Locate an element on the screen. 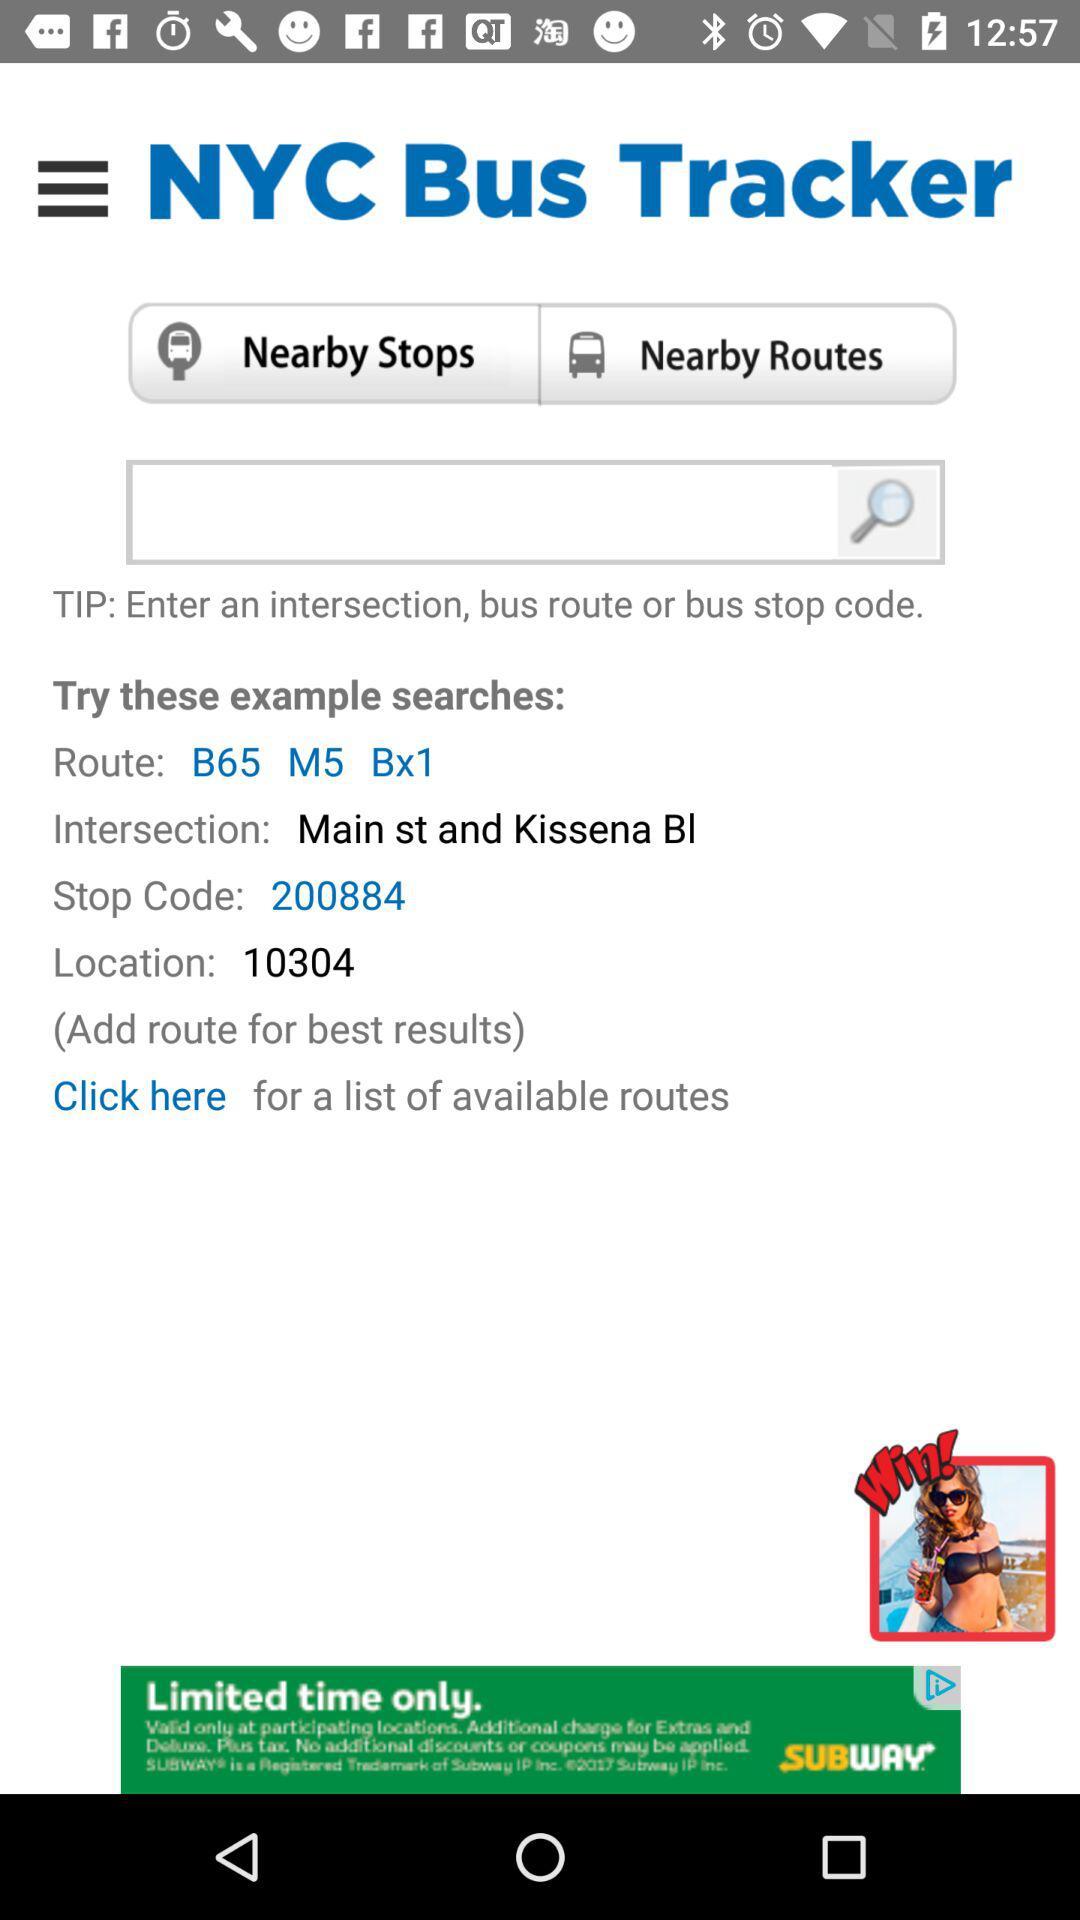 Image resolution: width=1080 pixels, height=1920 pixels. search for bus is located at coordinates (887, 512).